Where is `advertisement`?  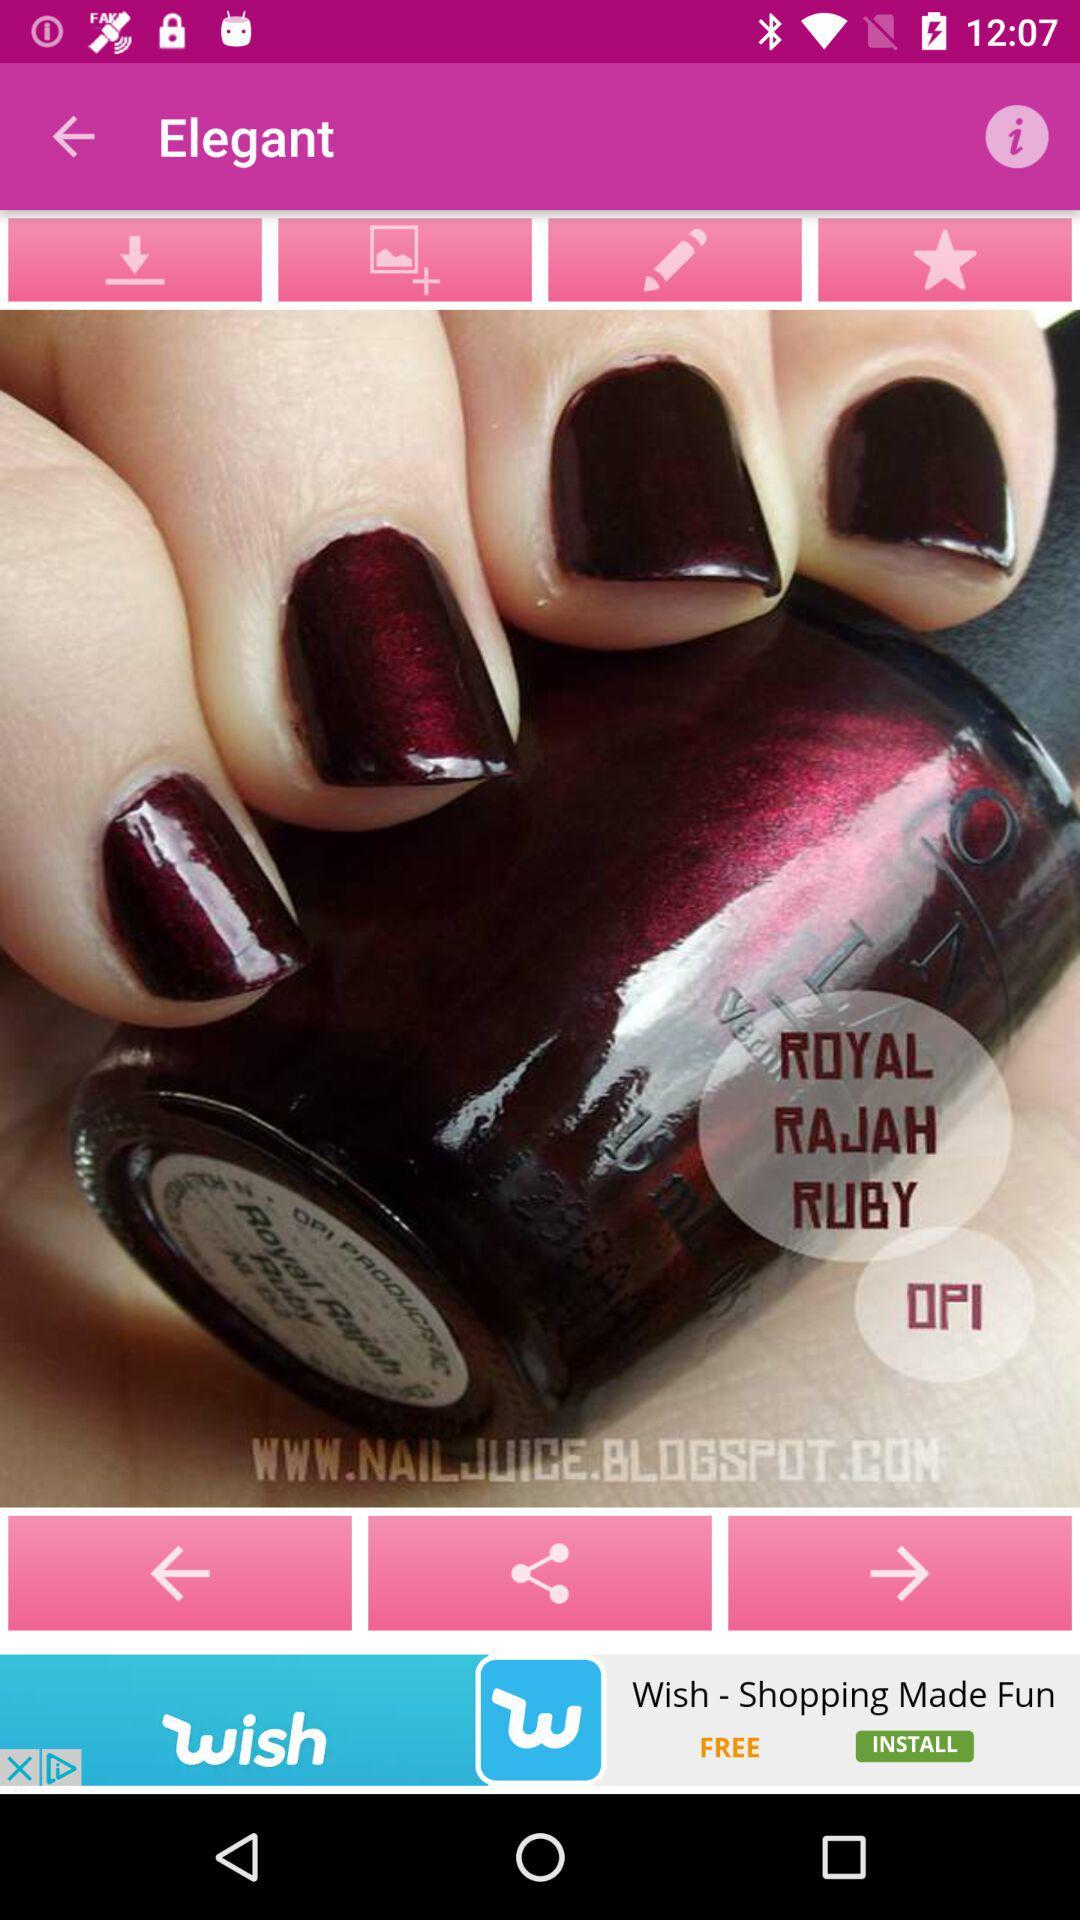 advertisement is located at coordinates (540, 1719).